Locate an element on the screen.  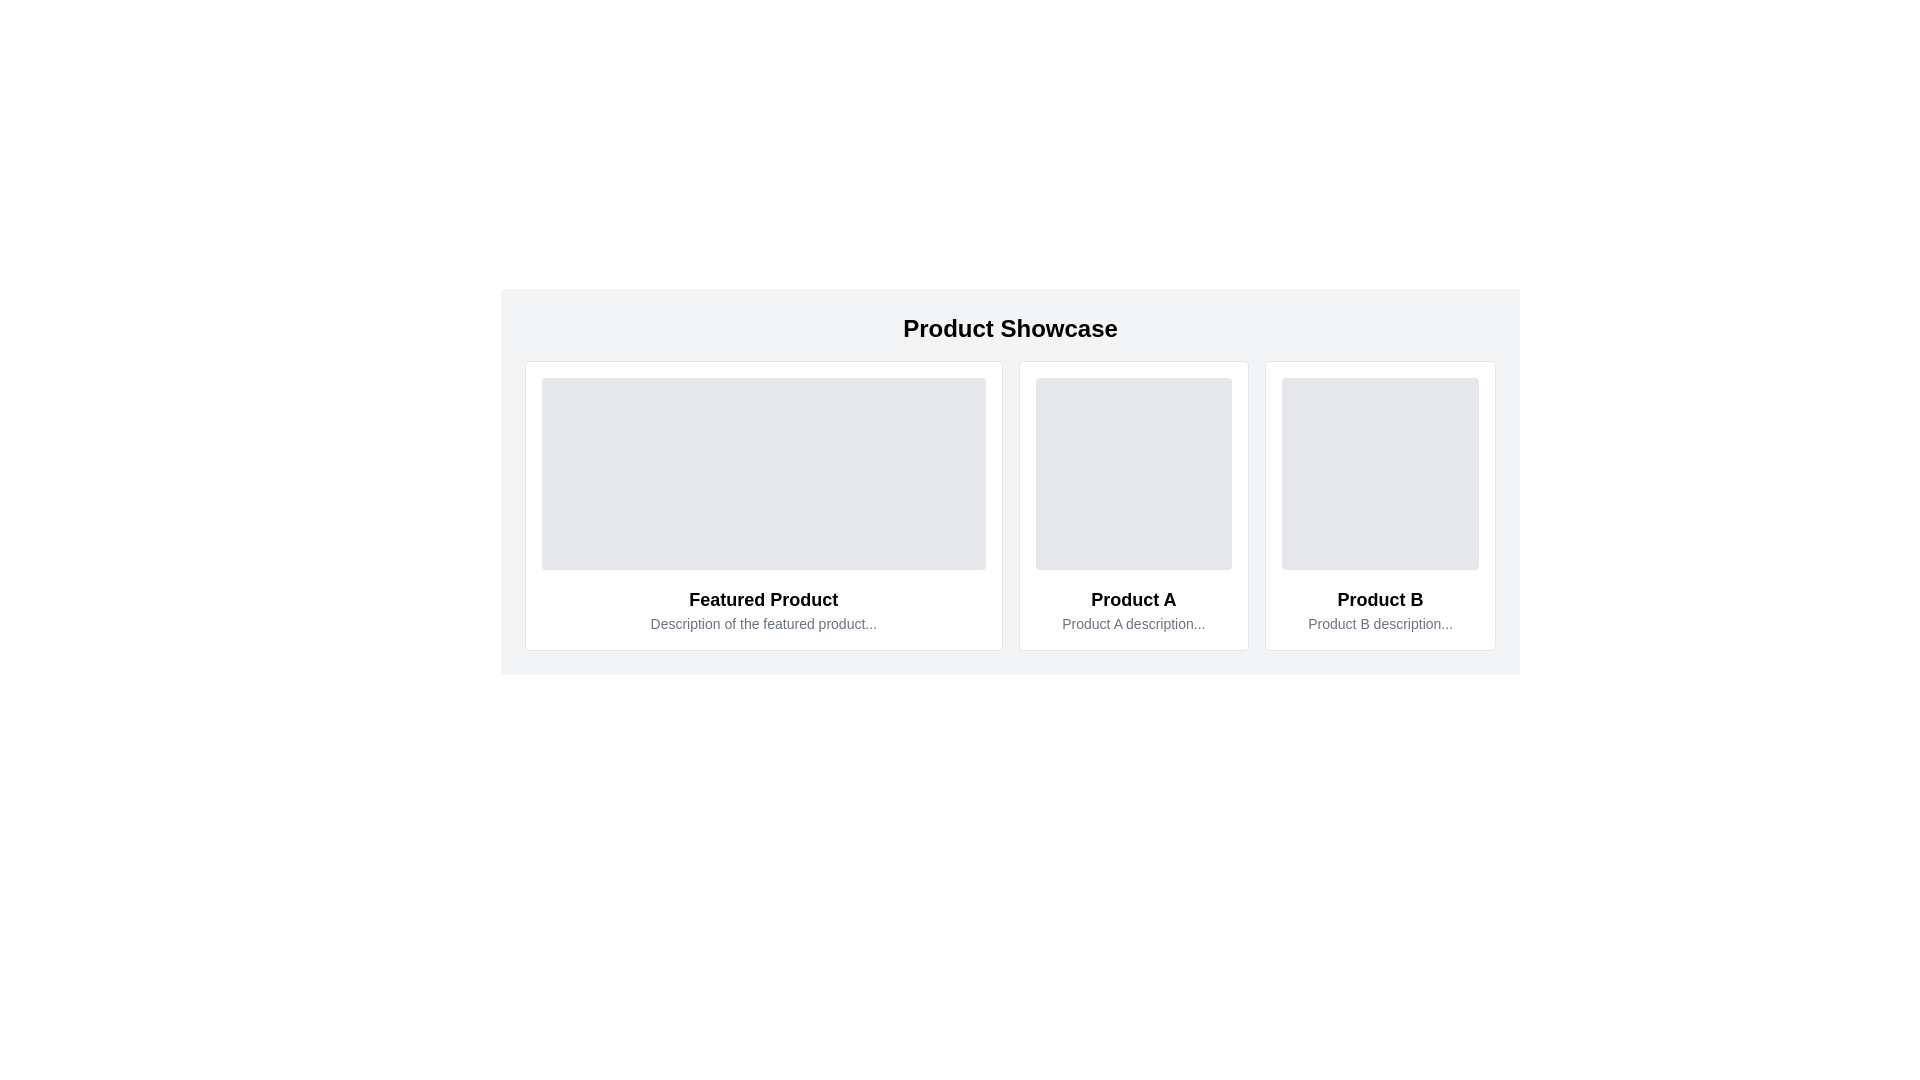
text element displaying 'Description of the featured product...' located below the heading in the 'Featured Product' section is located at coordinates (762, 623).